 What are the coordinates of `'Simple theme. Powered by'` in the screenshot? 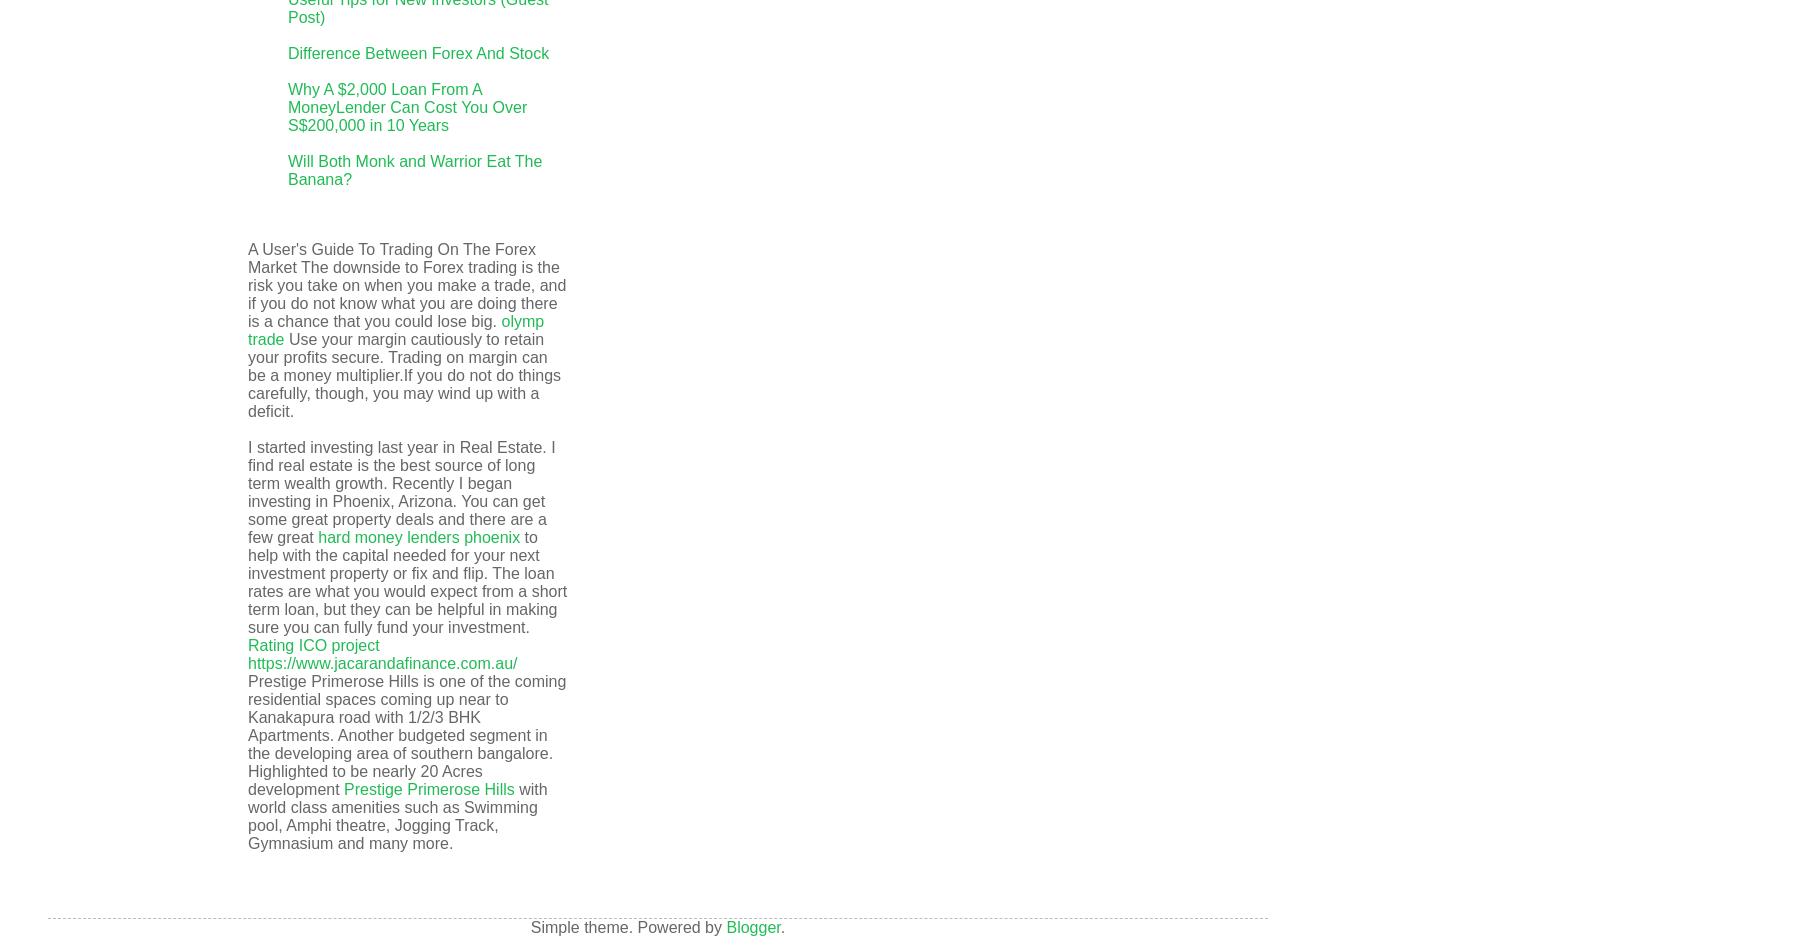 It's located at (627, 926).